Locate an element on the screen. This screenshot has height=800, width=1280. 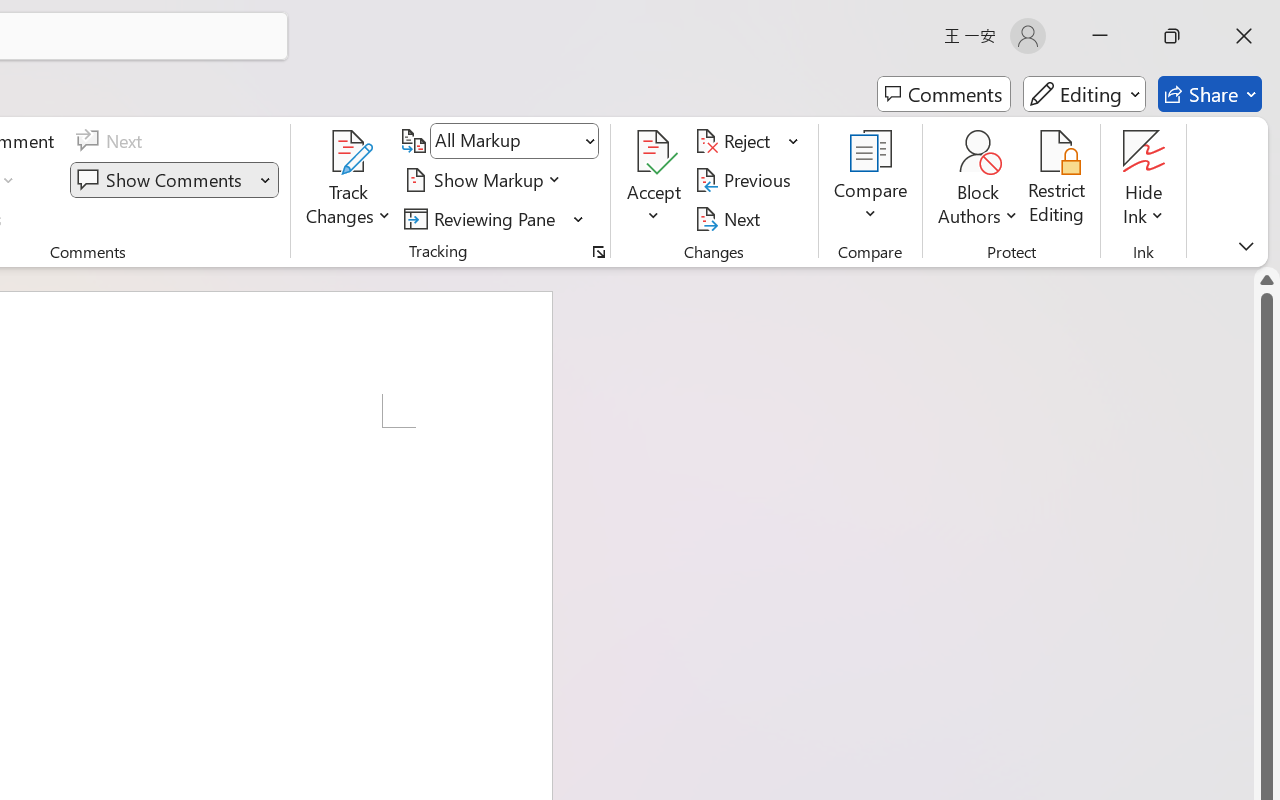
'Track Changes' is located at coordinates (349, 151).